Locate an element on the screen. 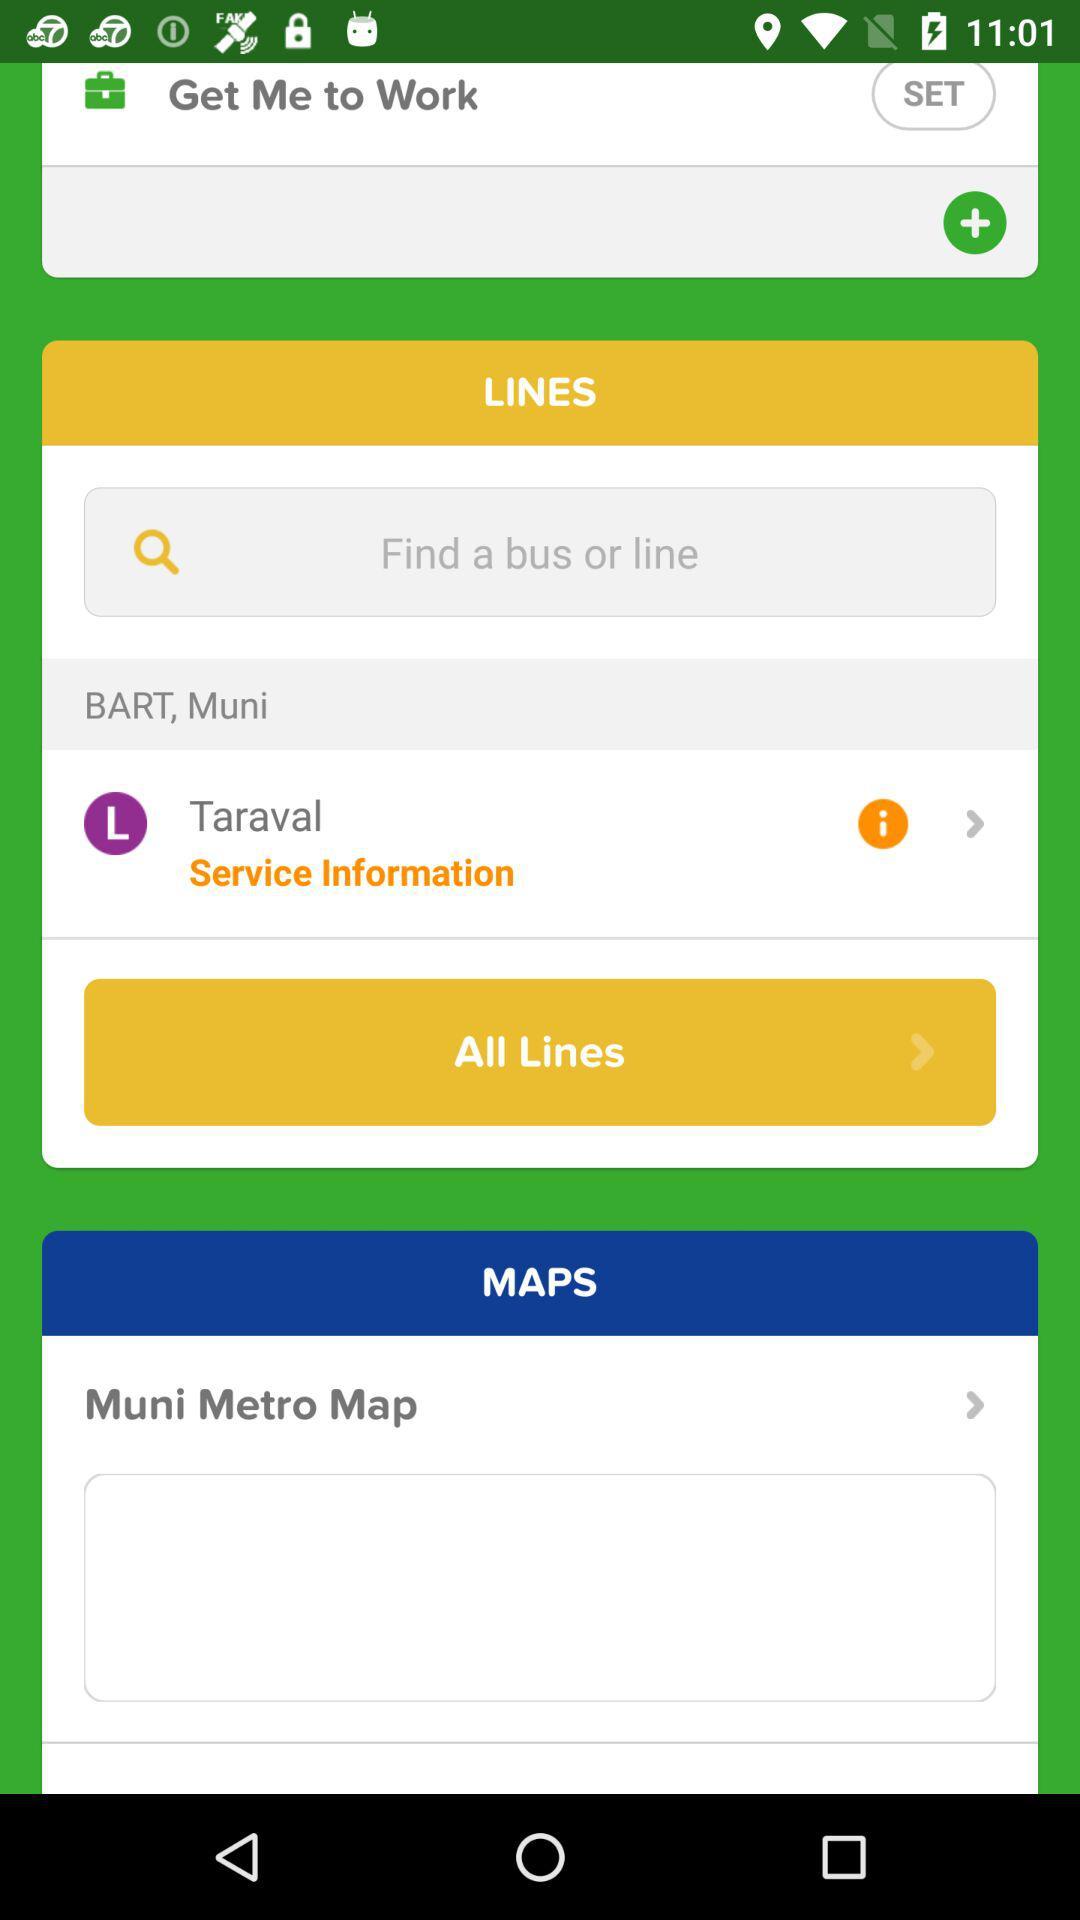  the logo beside taraval is located at coordinates (115, 823).